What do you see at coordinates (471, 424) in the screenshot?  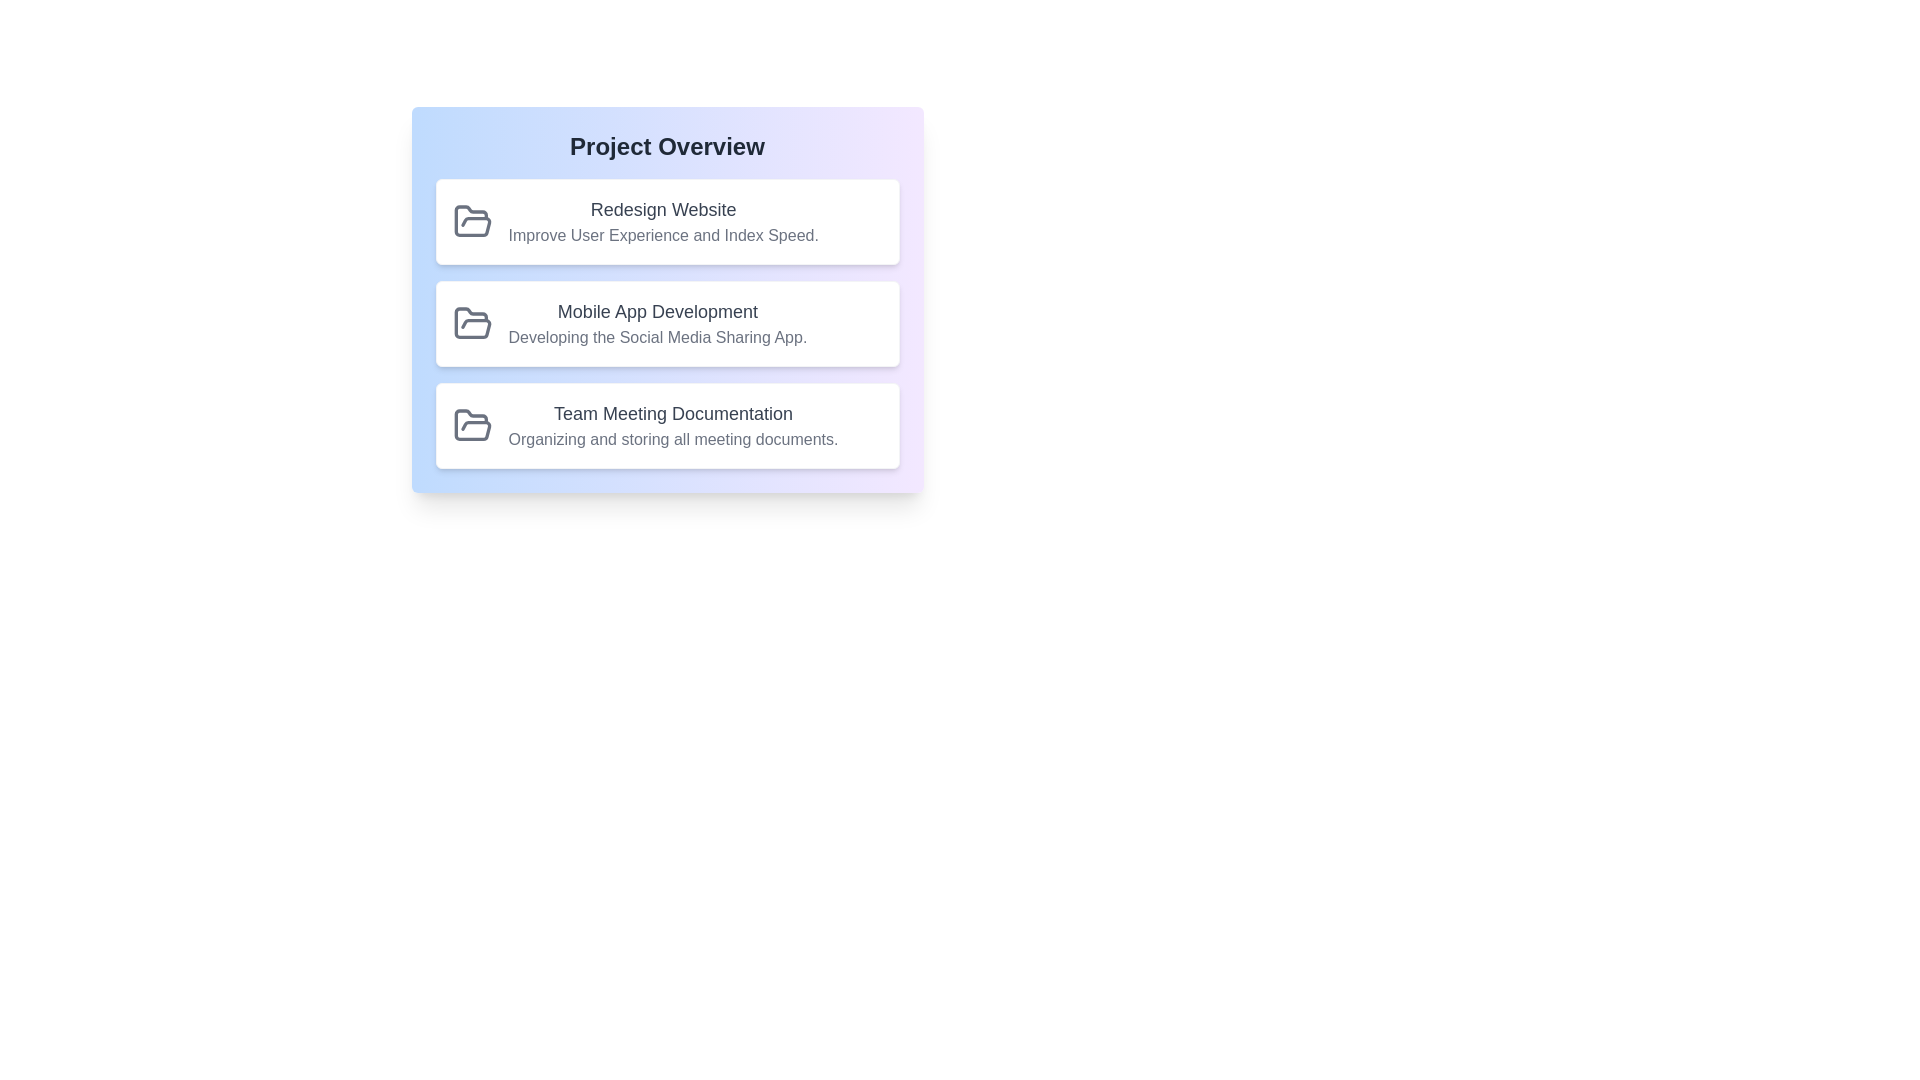 I see `the folder icon for the project titled 'Team Meeting Documentation'` at bounding box center [471, 424].